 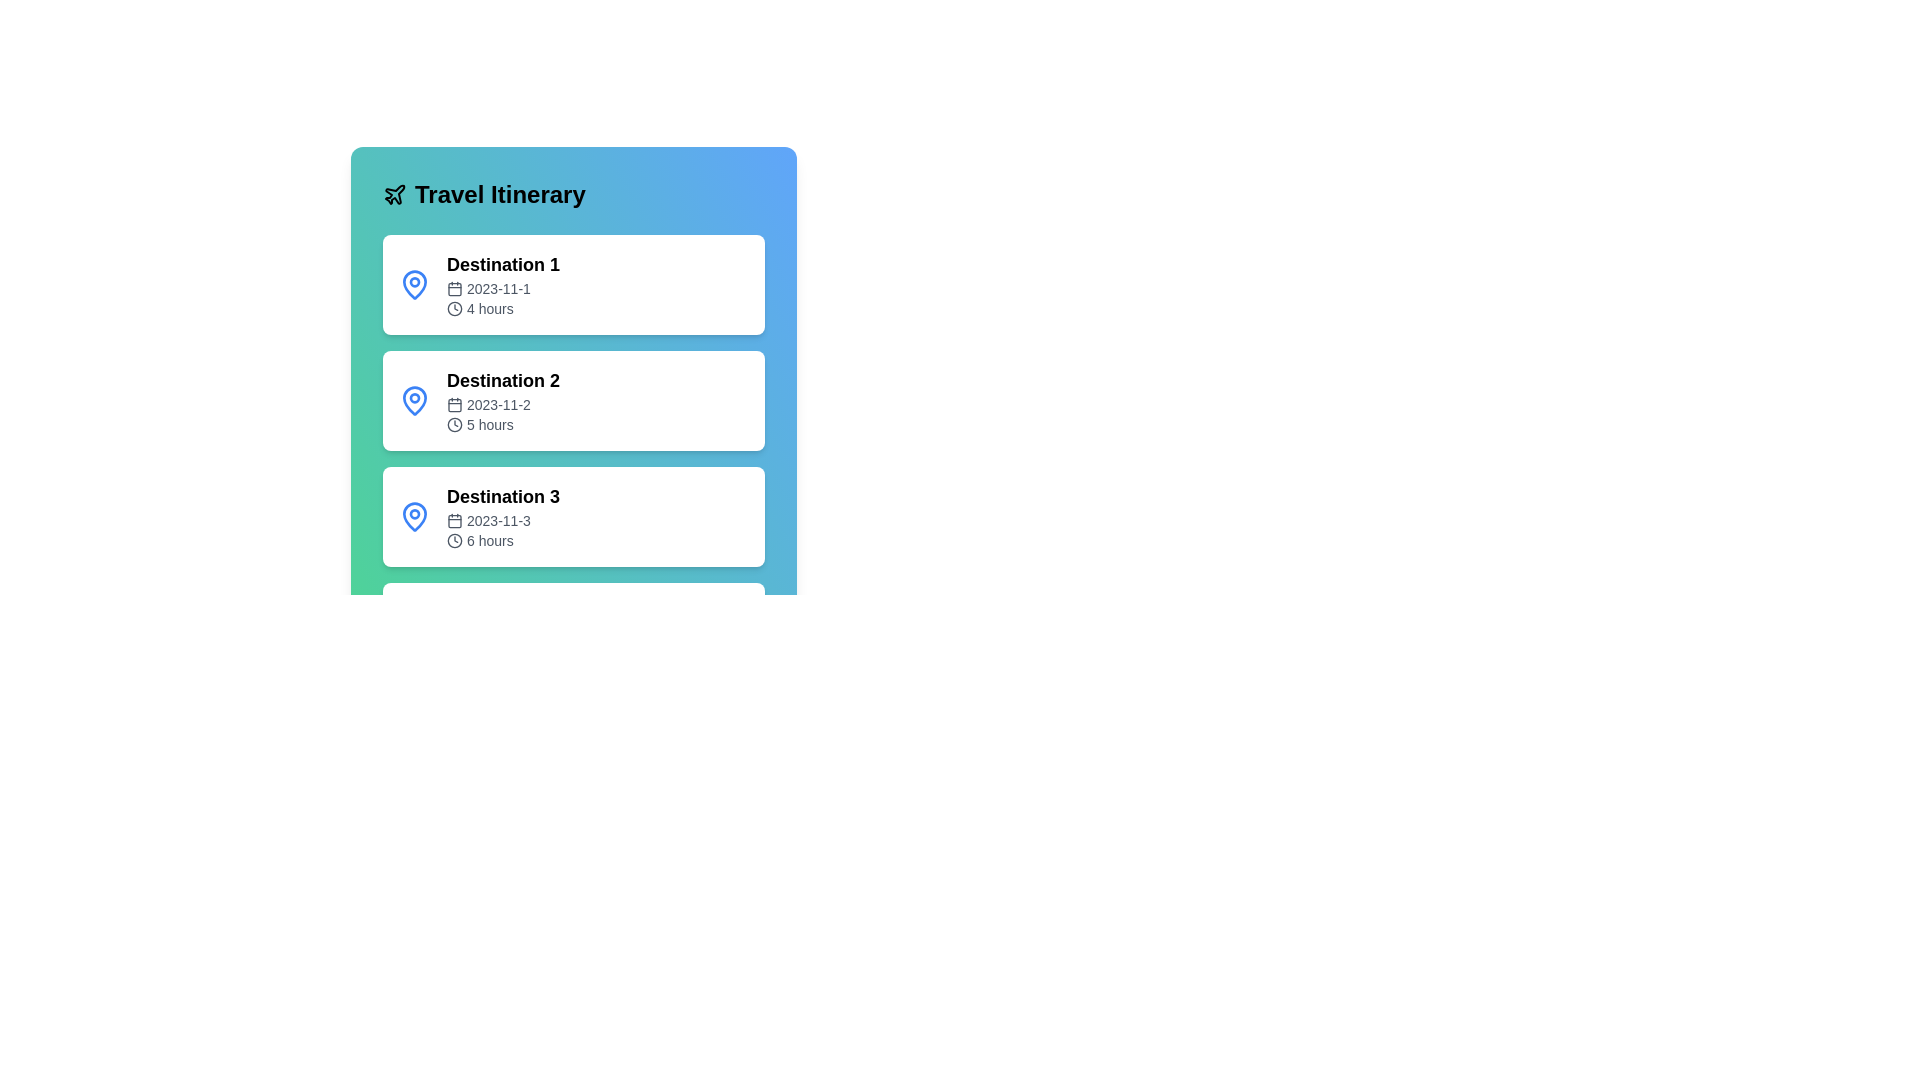 I want to click on the text label displaying the date '2023-11-1', which is styled in gray and located beneath 'Destination 1' in the travel itinerary interface, so click(x=503, y=289).